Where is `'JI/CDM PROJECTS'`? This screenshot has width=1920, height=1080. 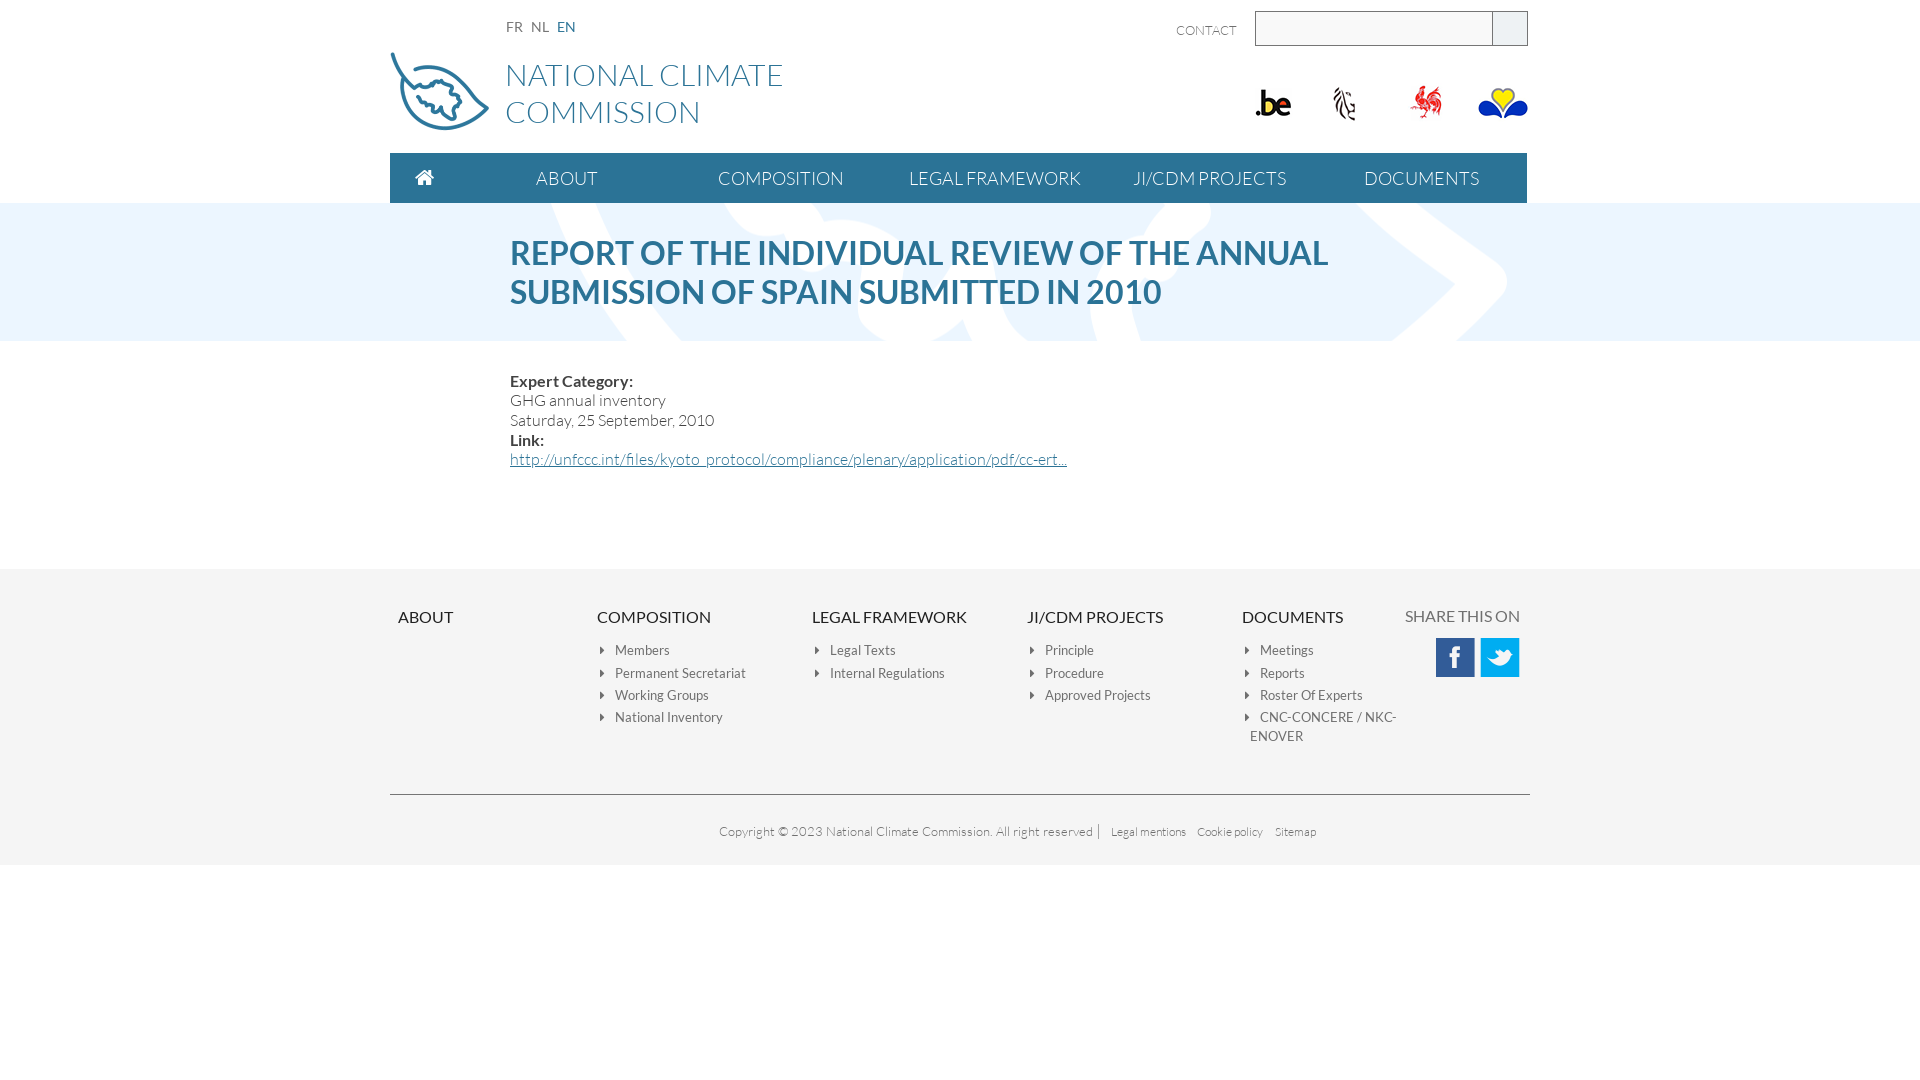
'JI/CDM PROJECTS' is located at coordinates (1101, 176).